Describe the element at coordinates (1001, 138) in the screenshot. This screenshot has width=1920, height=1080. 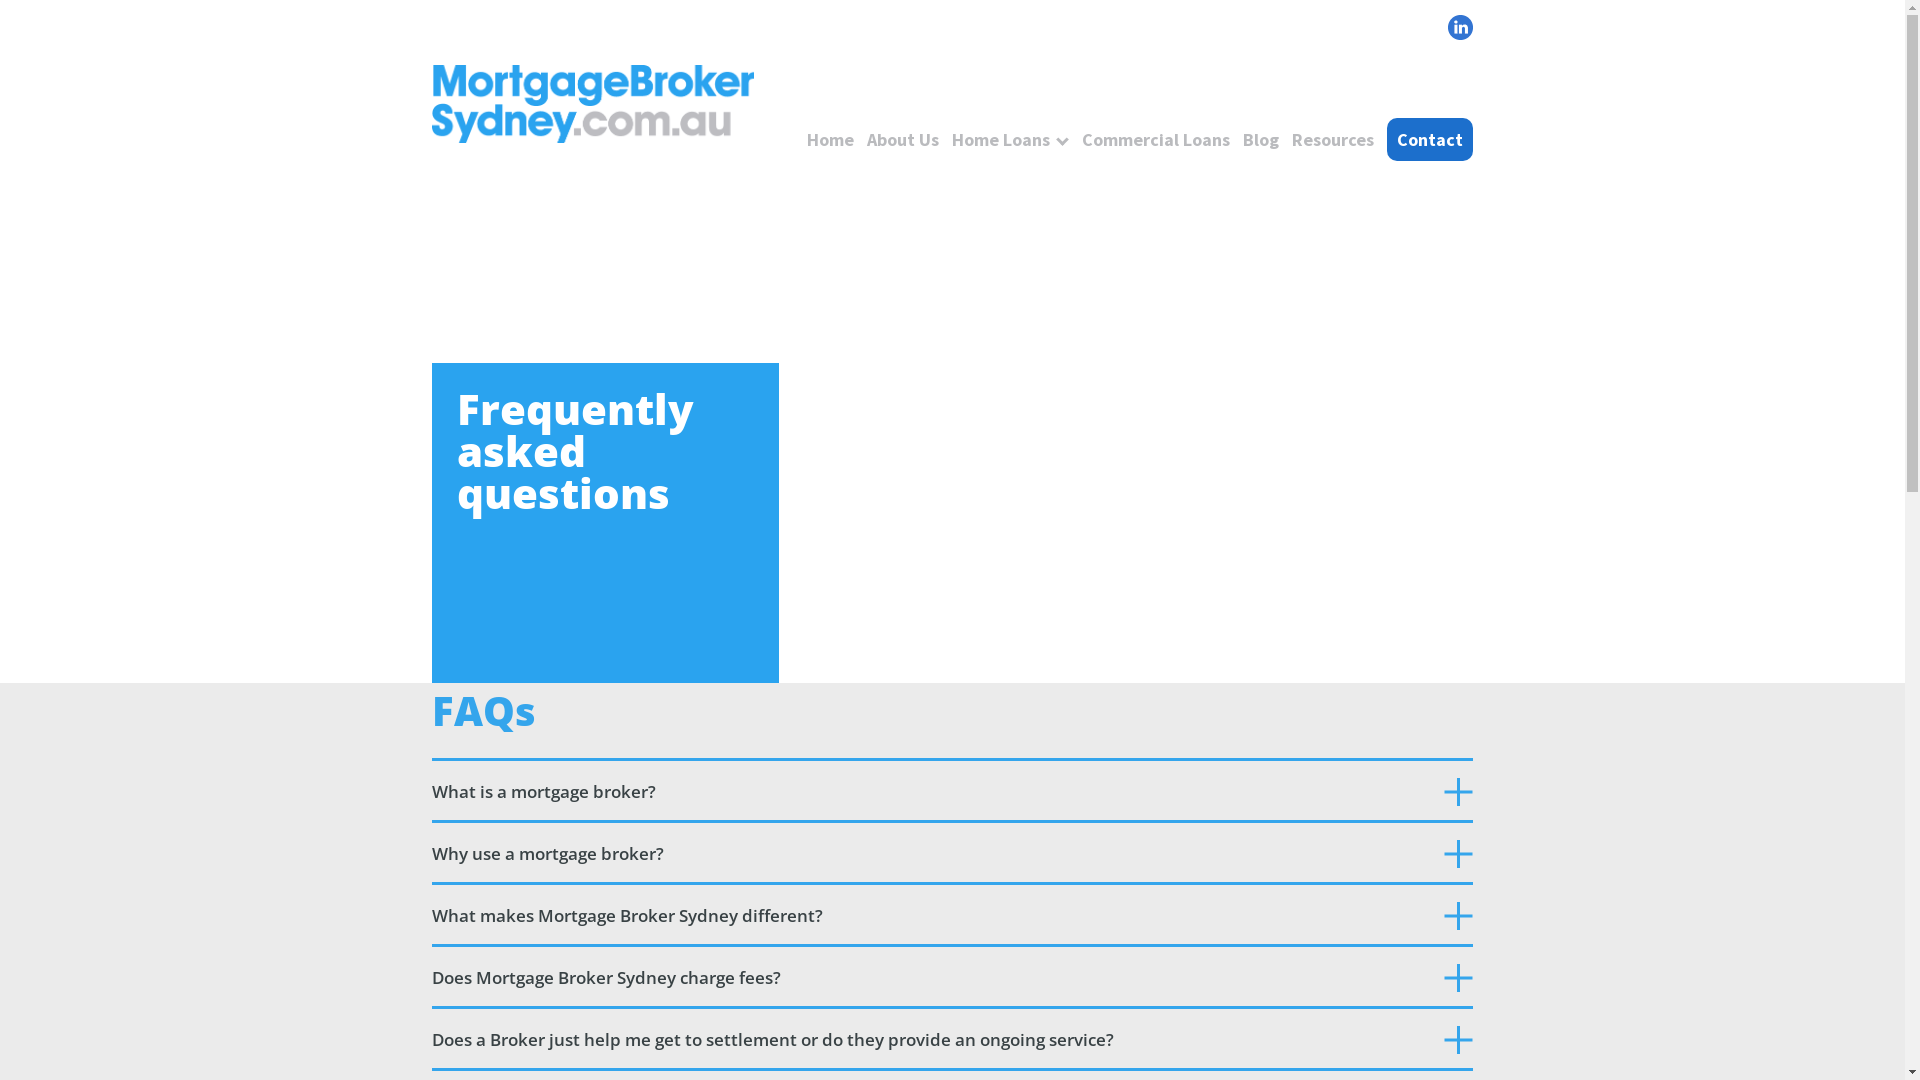
I see `'Home Loans'` at that location.